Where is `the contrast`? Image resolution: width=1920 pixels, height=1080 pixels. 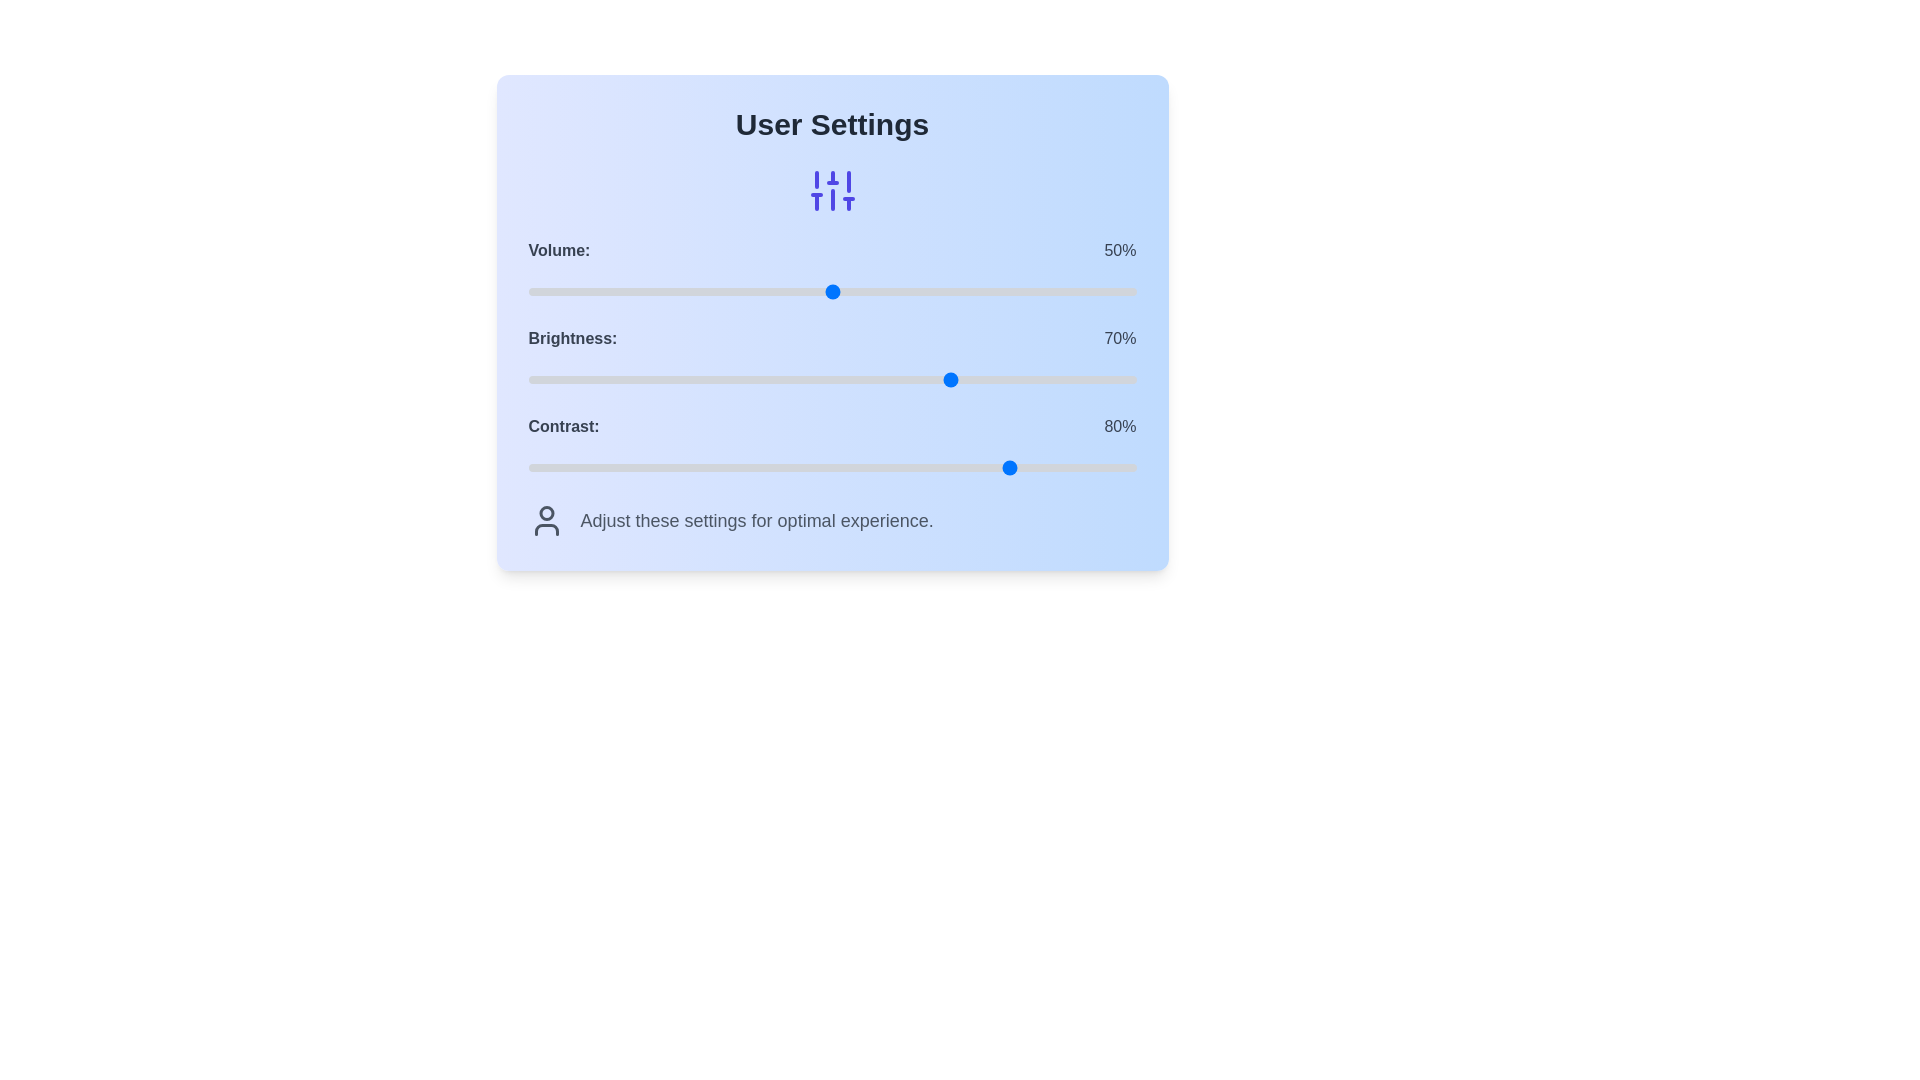 the contrast is located at coordinates (650, 467).